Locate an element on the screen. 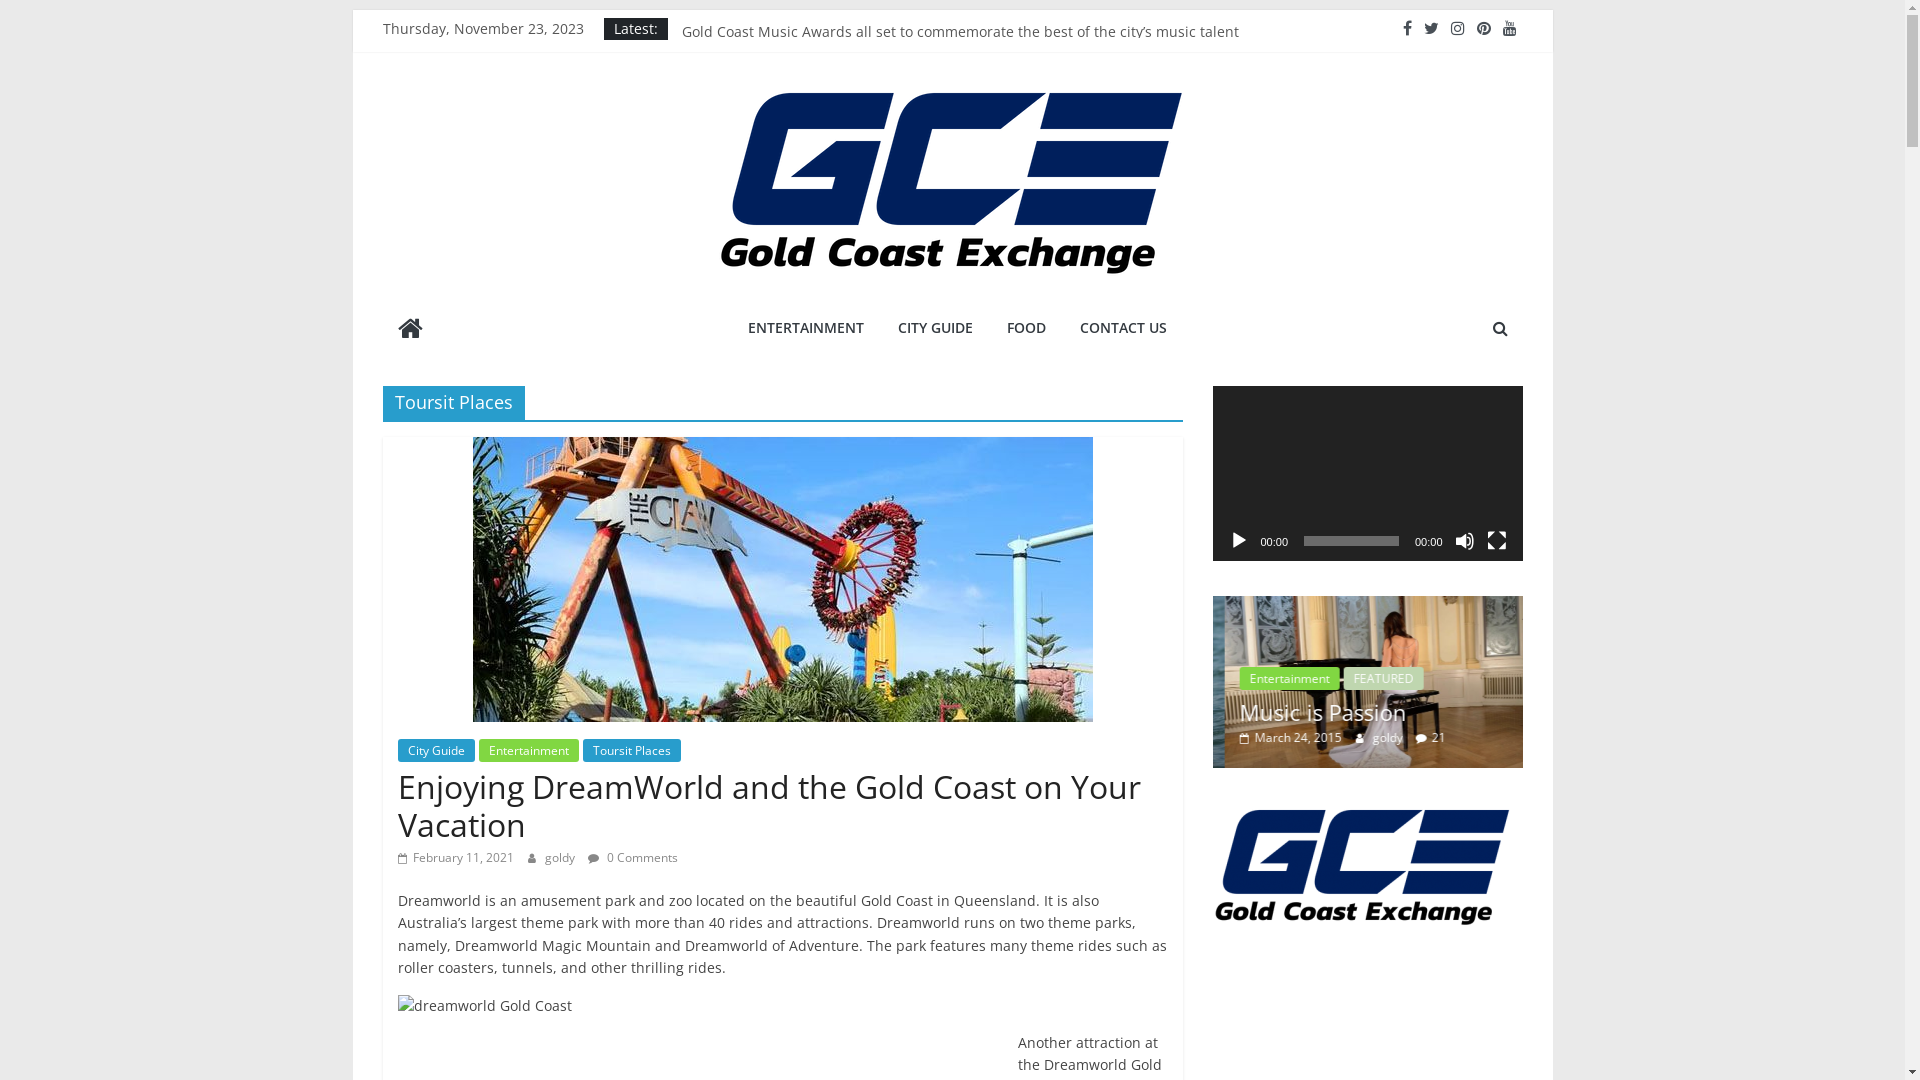  '0 Comments' is located at coordinates (587, 856).